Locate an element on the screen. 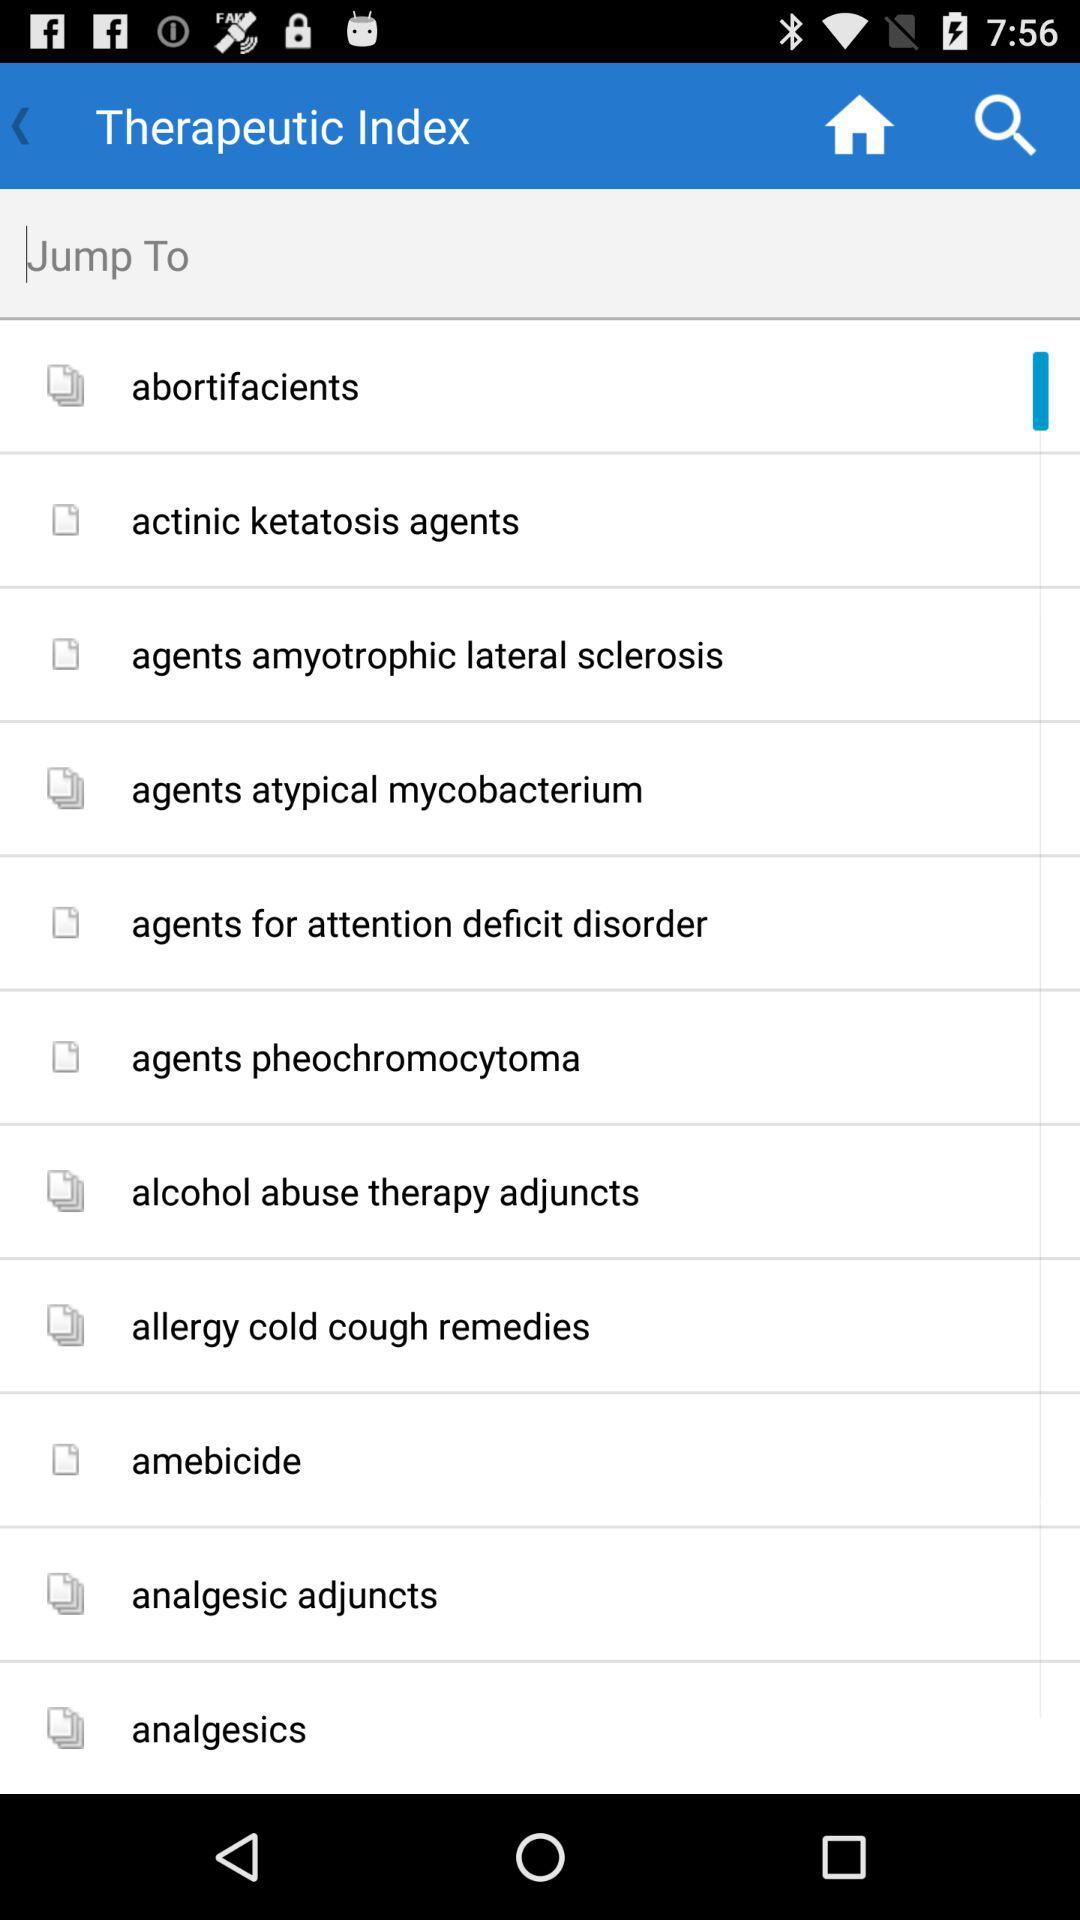  the agents pheochromocytoma app is located at coordinates (597, 1056).